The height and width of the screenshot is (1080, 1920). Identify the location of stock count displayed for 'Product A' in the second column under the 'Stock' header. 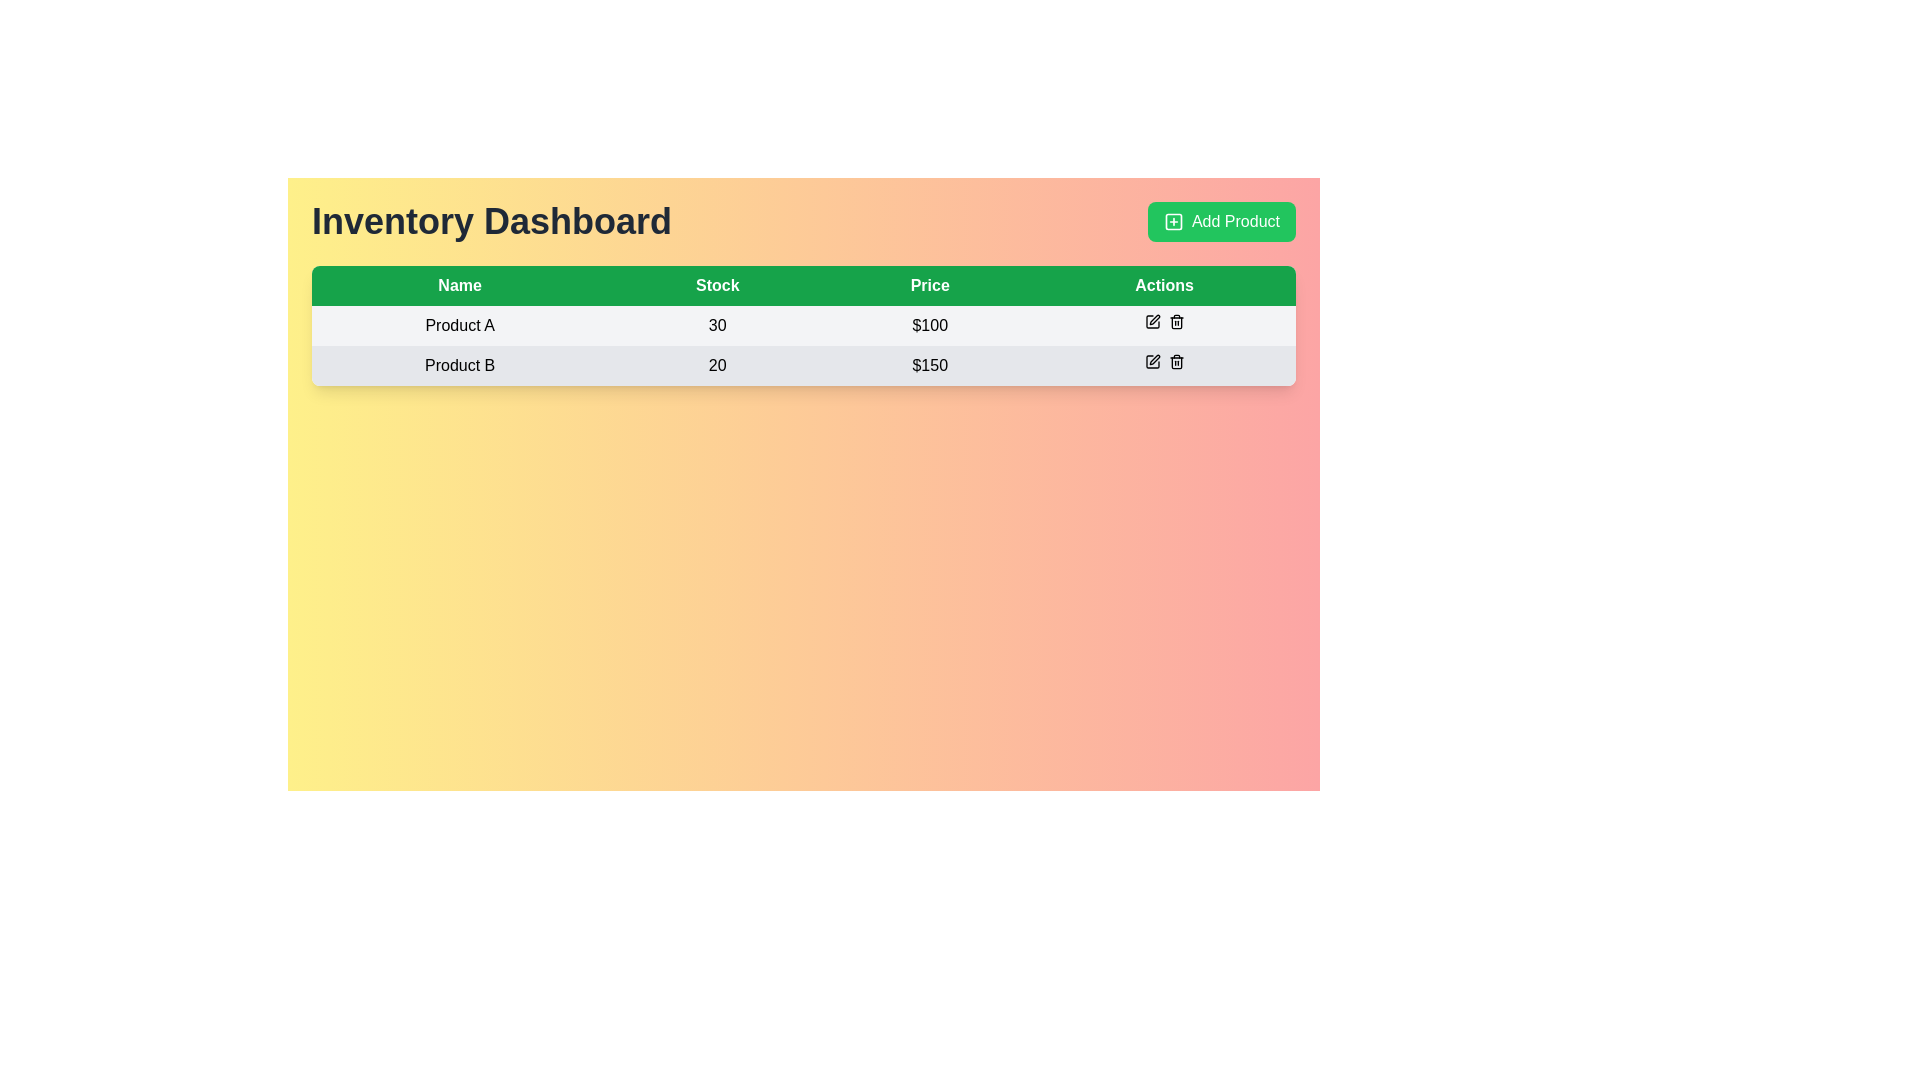
(717, 325).